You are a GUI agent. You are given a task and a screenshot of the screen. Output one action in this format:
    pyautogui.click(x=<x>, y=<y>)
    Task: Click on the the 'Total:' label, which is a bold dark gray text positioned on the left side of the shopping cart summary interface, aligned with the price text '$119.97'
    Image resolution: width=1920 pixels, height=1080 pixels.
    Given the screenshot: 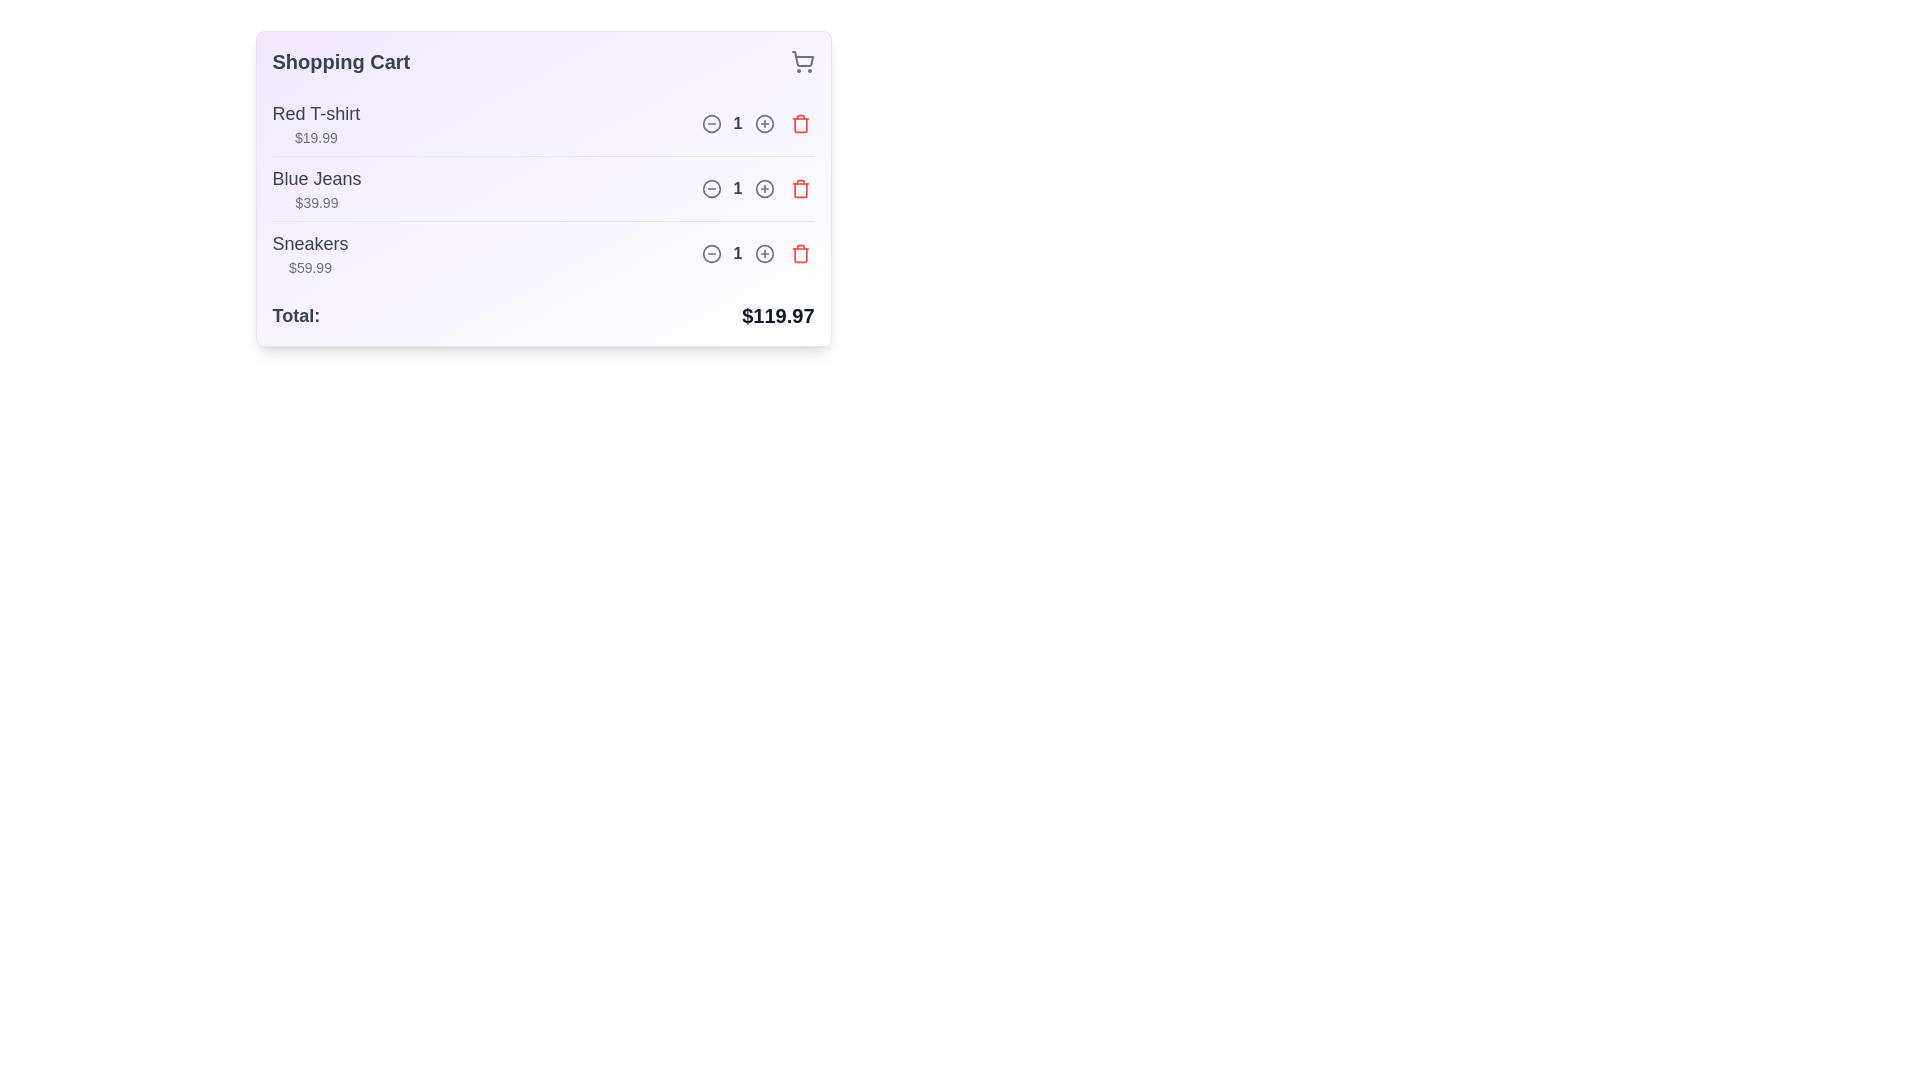 What is the action you would take?
    pyautogui.click(x=295, y=315)
    